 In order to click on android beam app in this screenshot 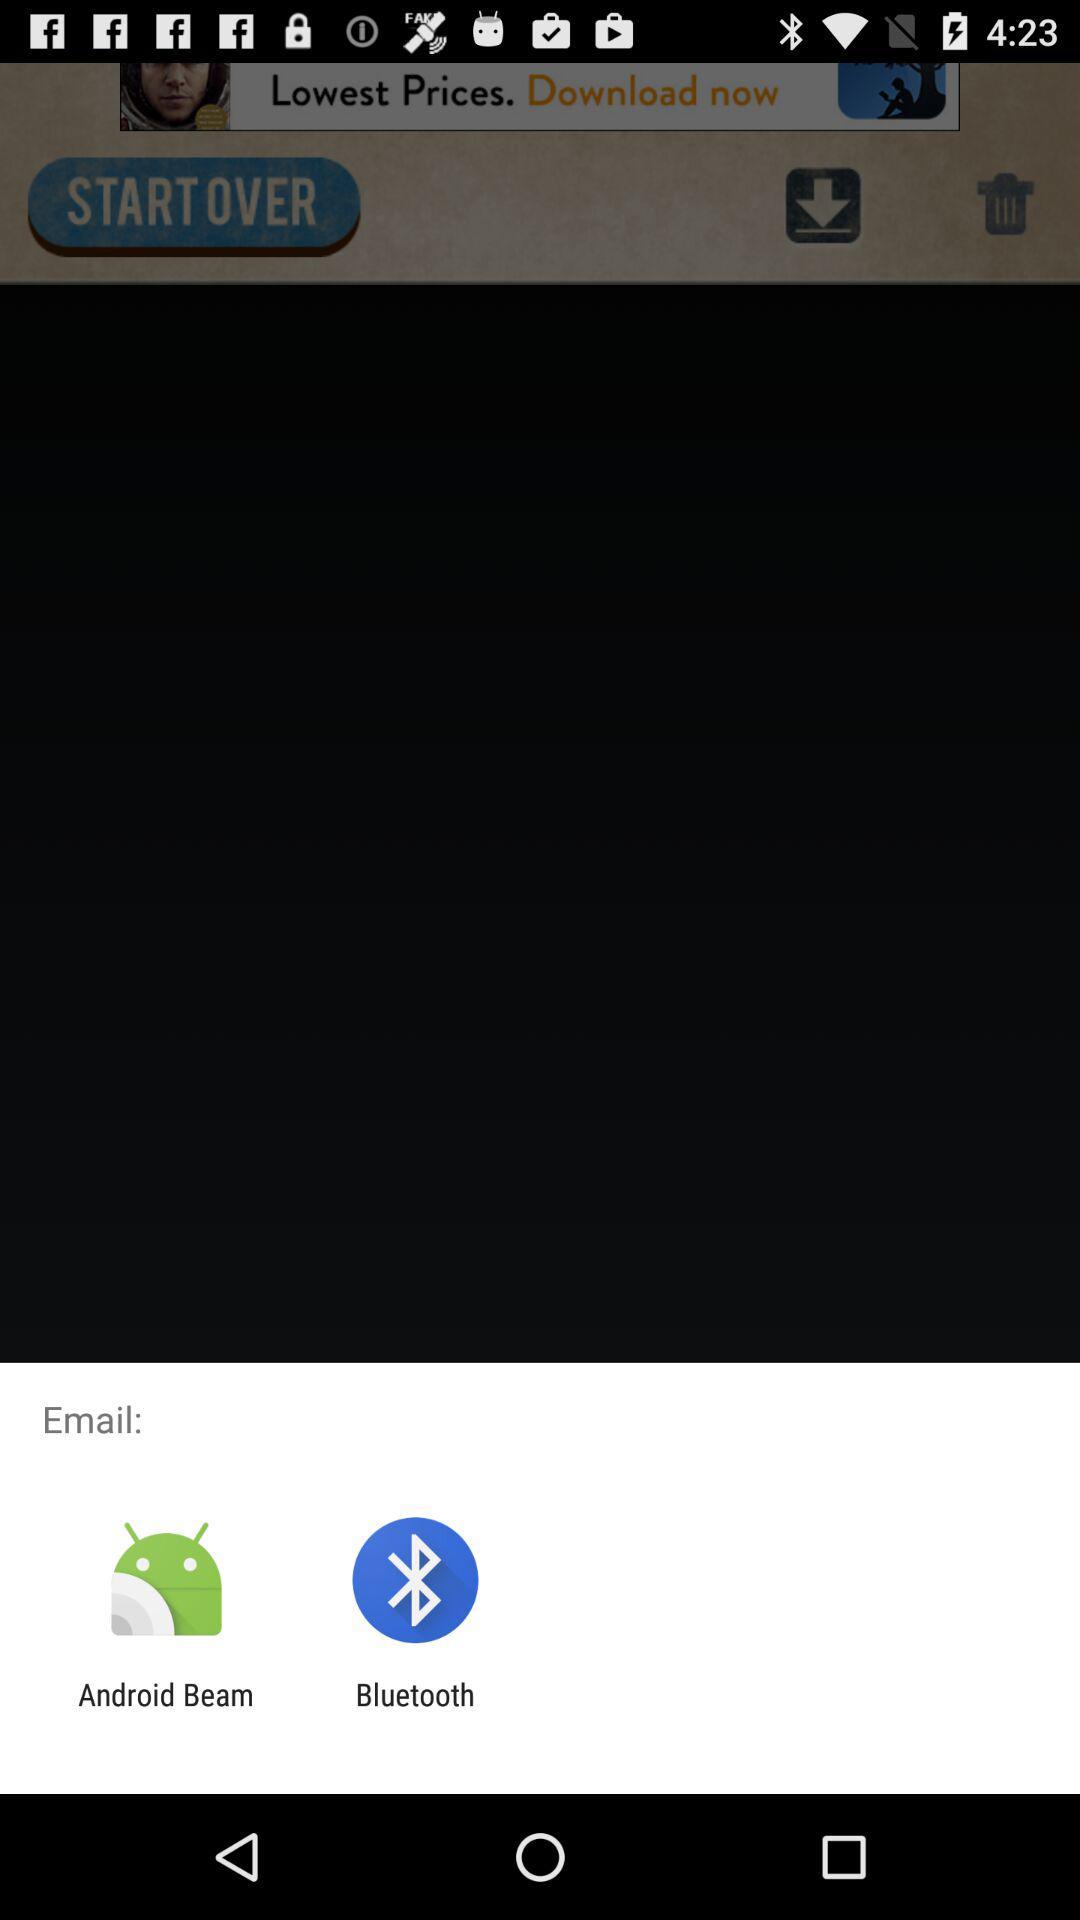, I will do `click(165, 1711)`.